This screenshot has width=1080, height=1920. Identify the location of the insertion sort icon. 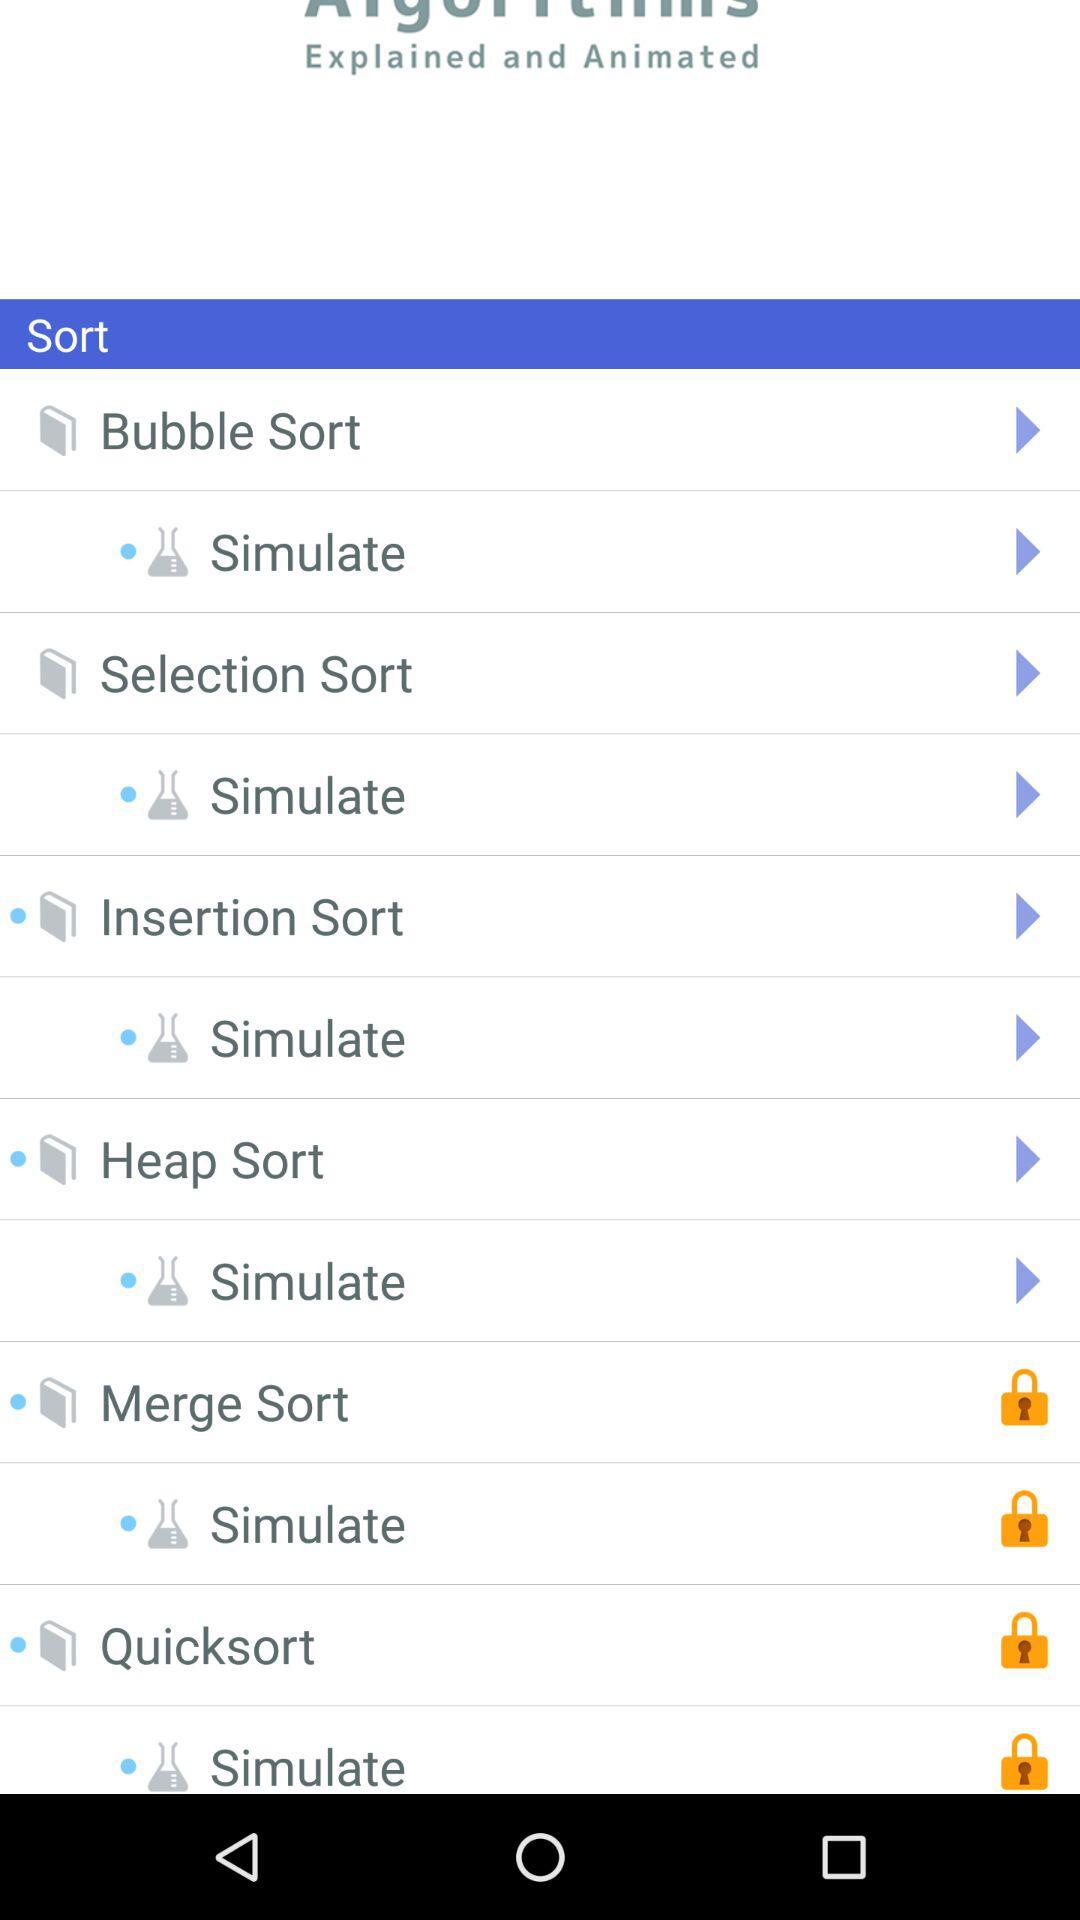
(250, 915).